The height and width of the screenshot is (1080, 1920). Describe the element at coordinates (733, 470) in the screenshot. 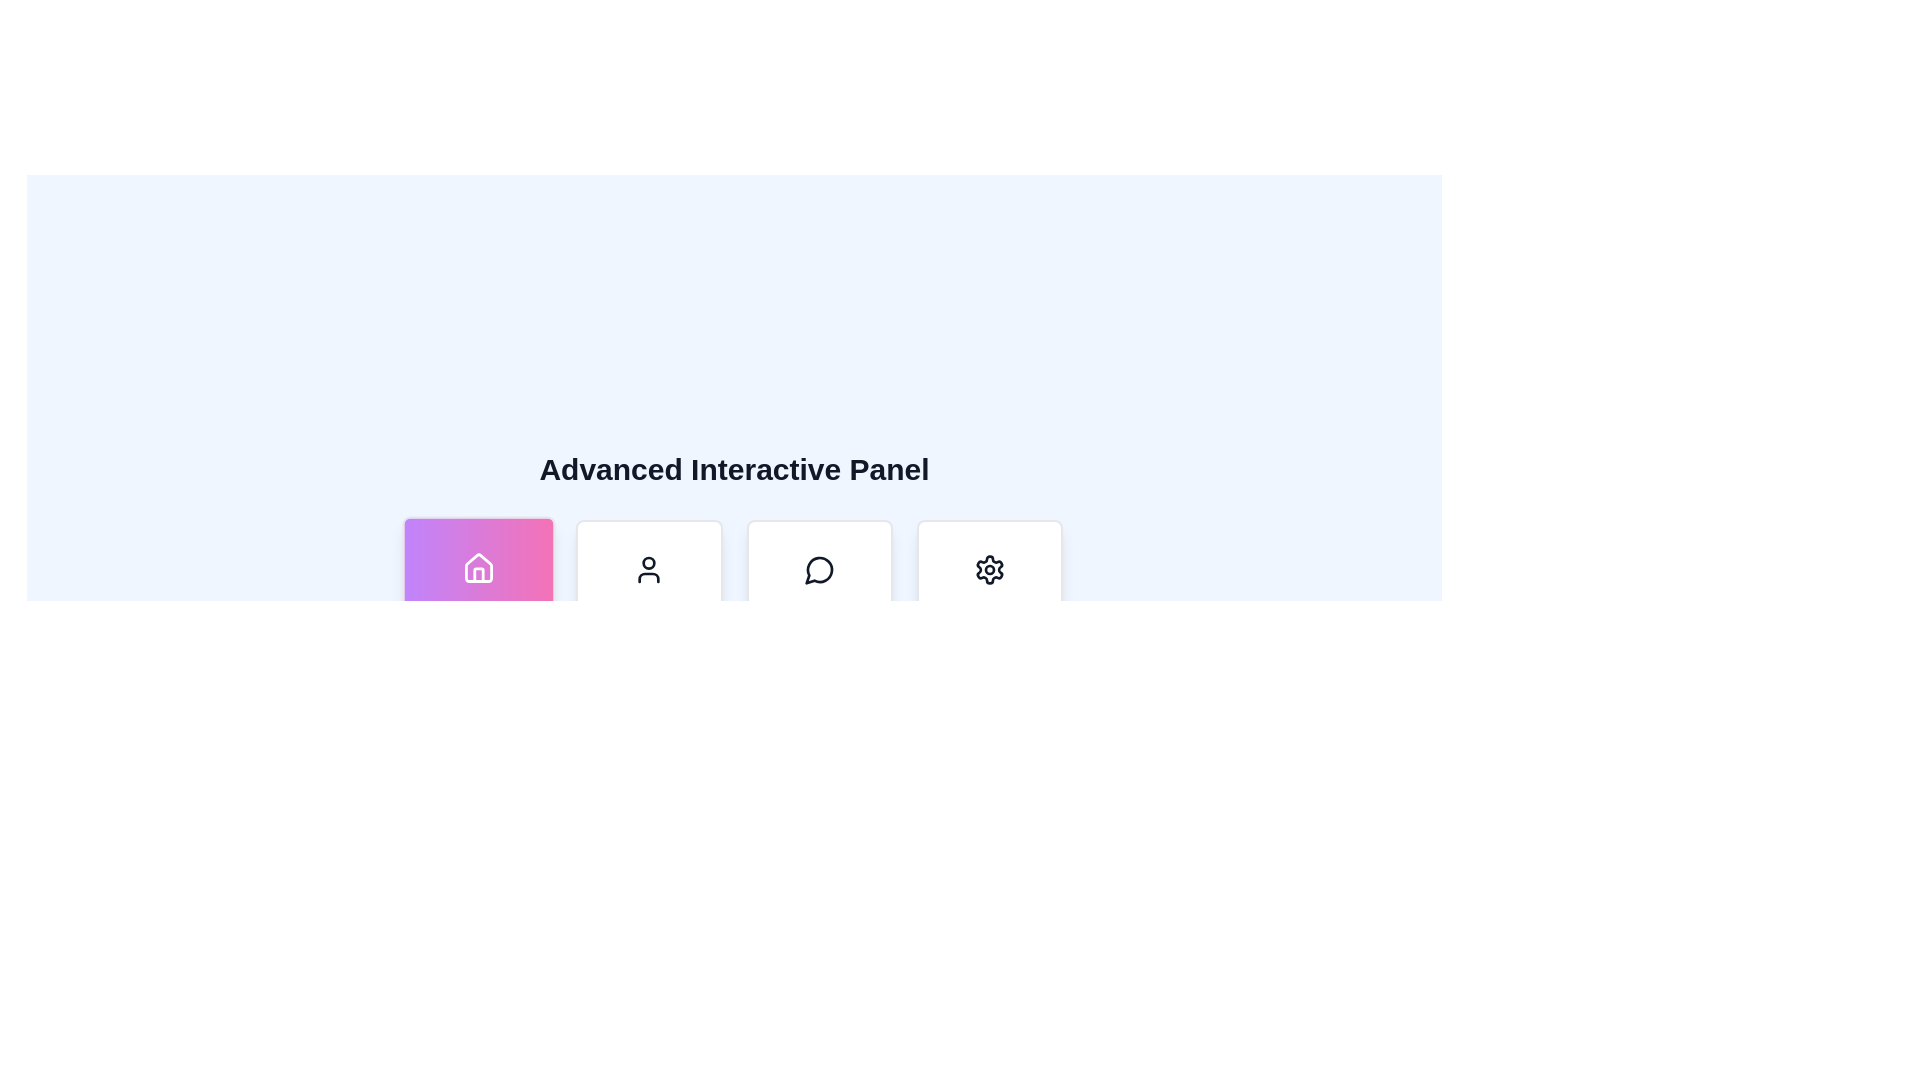

I see `heading text displayed as a title for the section, located centered above the grid of icons including 'Dashboard', 'Profile', 'Messages', and 'Settings'` at that location.